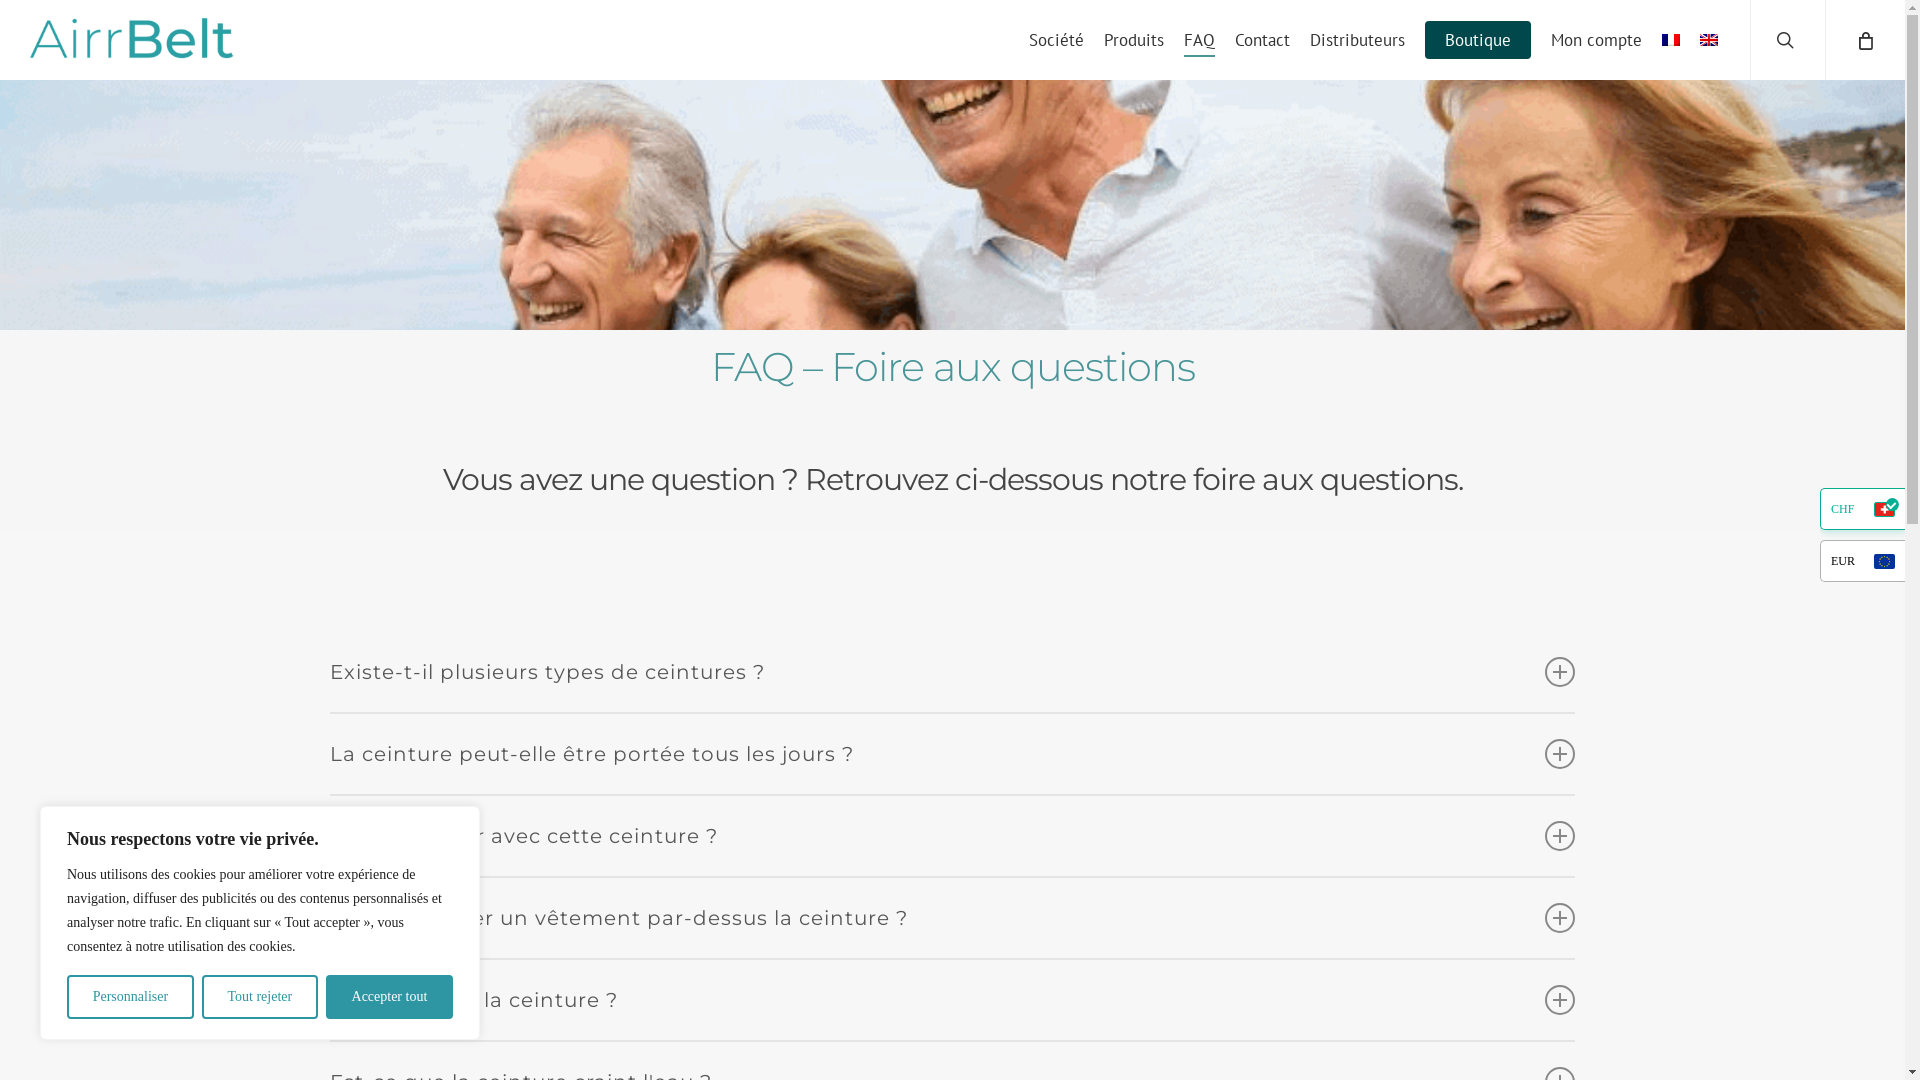  I want to click on 'Existe-t-il plusieurs types de ceintures ?', so click(951, 671).